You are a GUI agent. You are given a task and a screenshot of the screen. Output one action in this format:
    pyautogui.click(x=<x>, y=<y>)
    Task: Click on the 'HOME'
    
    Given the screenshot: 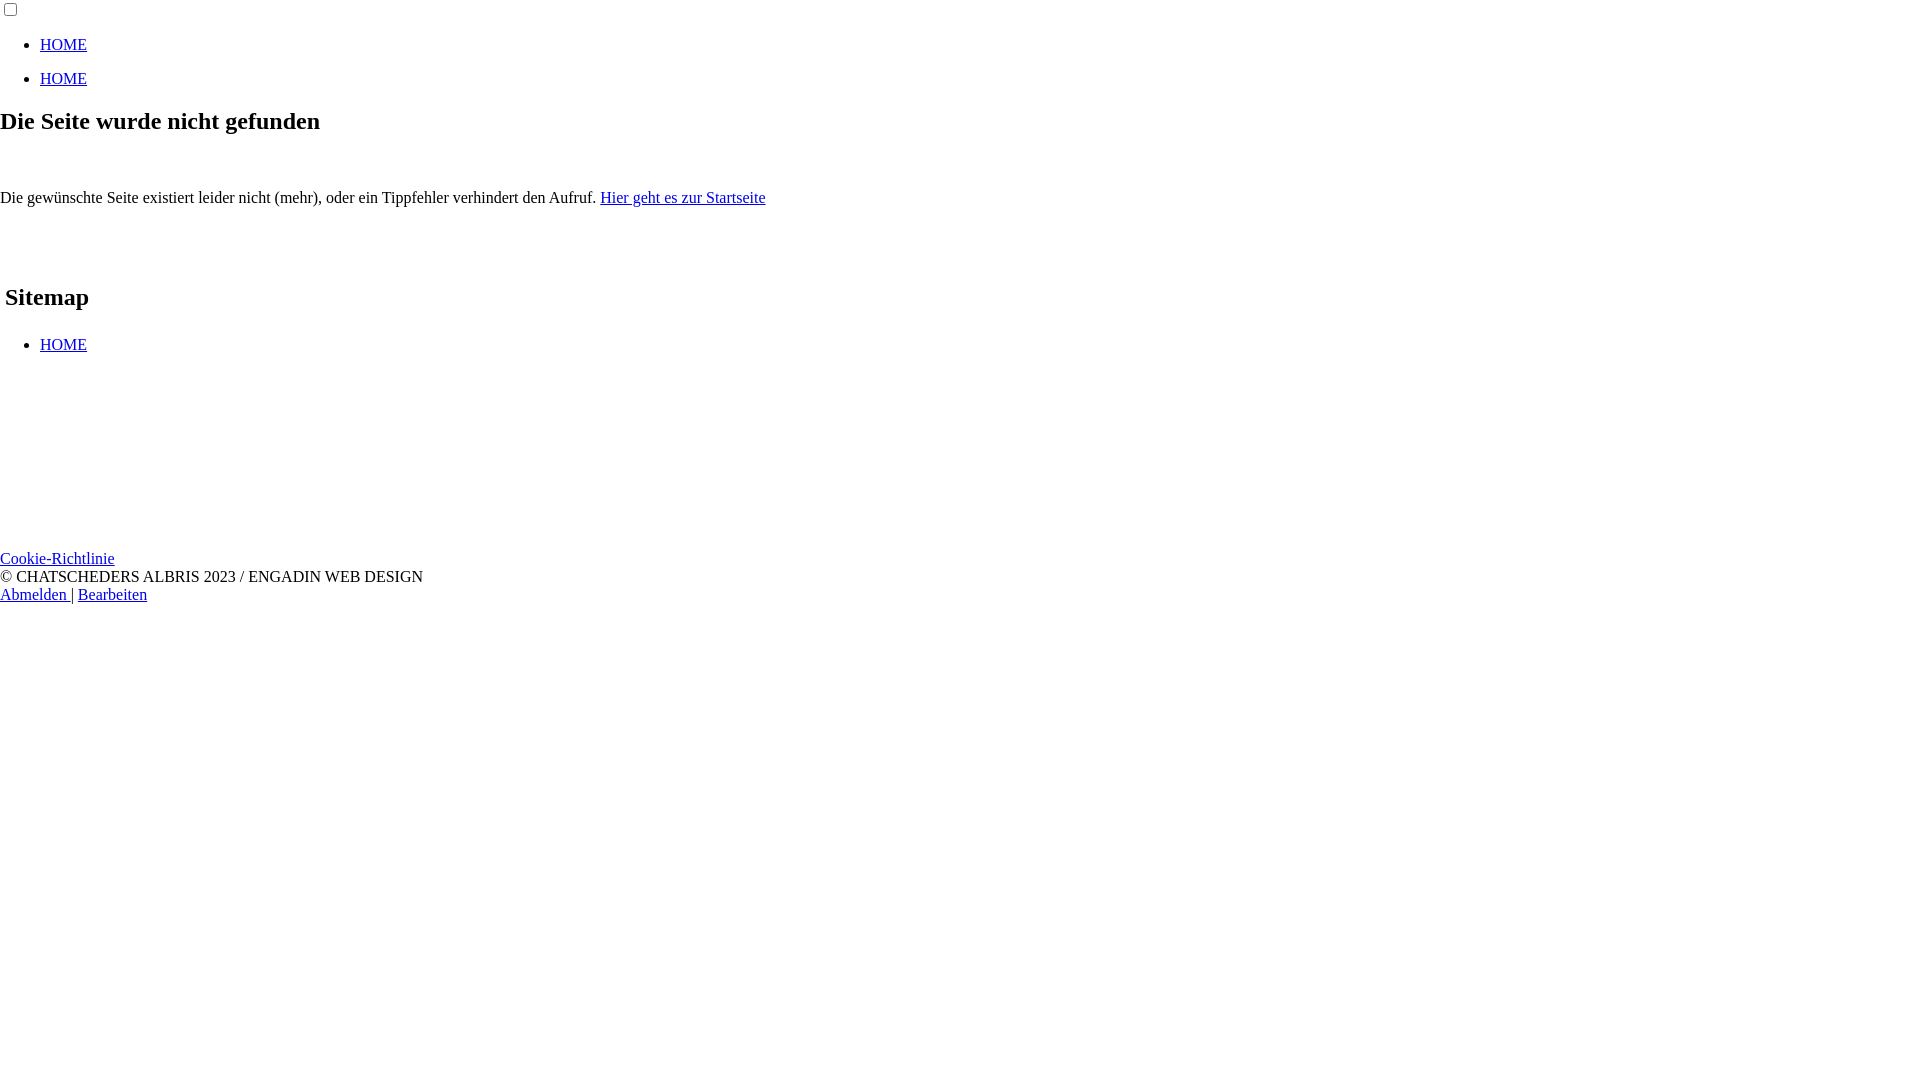 What is the action you would take?
    pyautogui.click(x=39, y=44)
    